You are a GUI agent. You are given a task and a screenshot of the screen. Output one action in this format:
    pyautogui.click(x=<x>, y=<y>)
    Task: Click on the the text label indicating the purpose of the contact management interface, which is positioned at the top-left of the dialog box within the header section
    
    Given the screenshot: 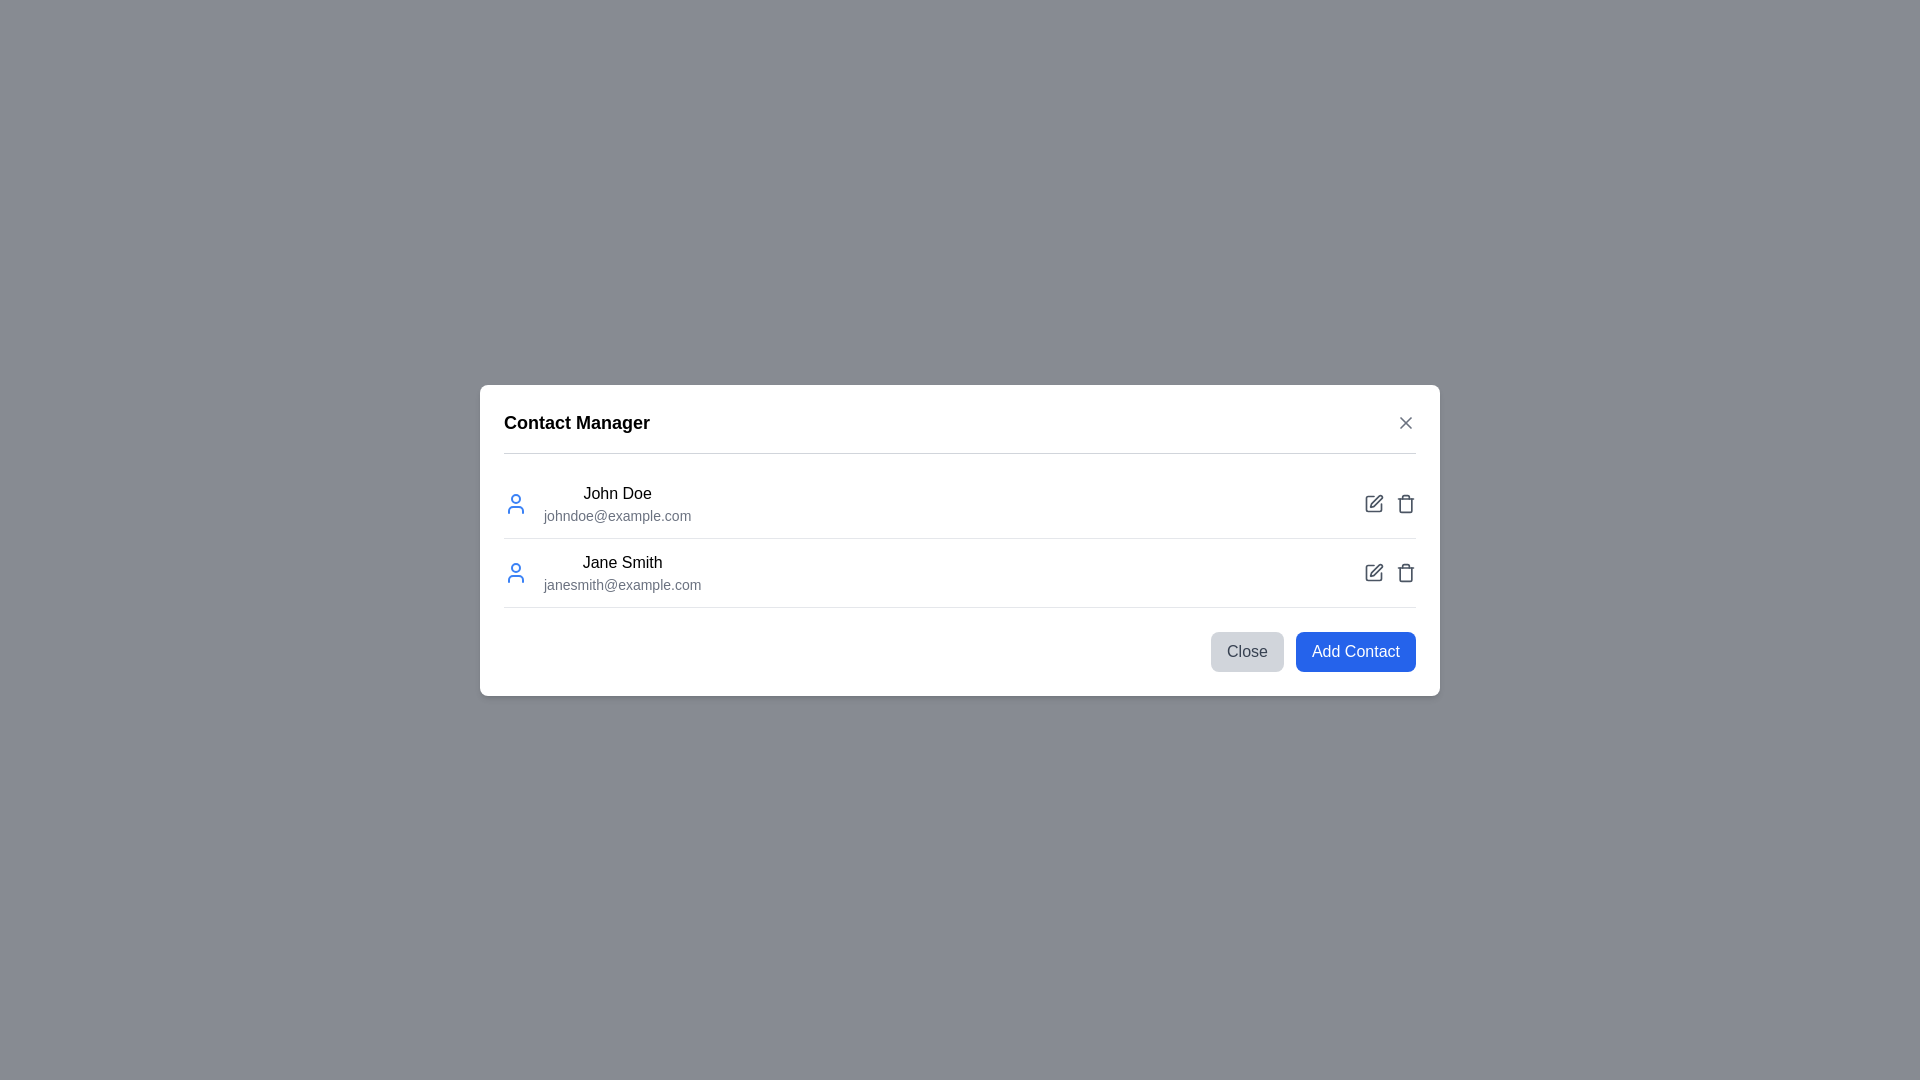 What is the action you would take?
    pyautogui.click(x=575, y=421)
    